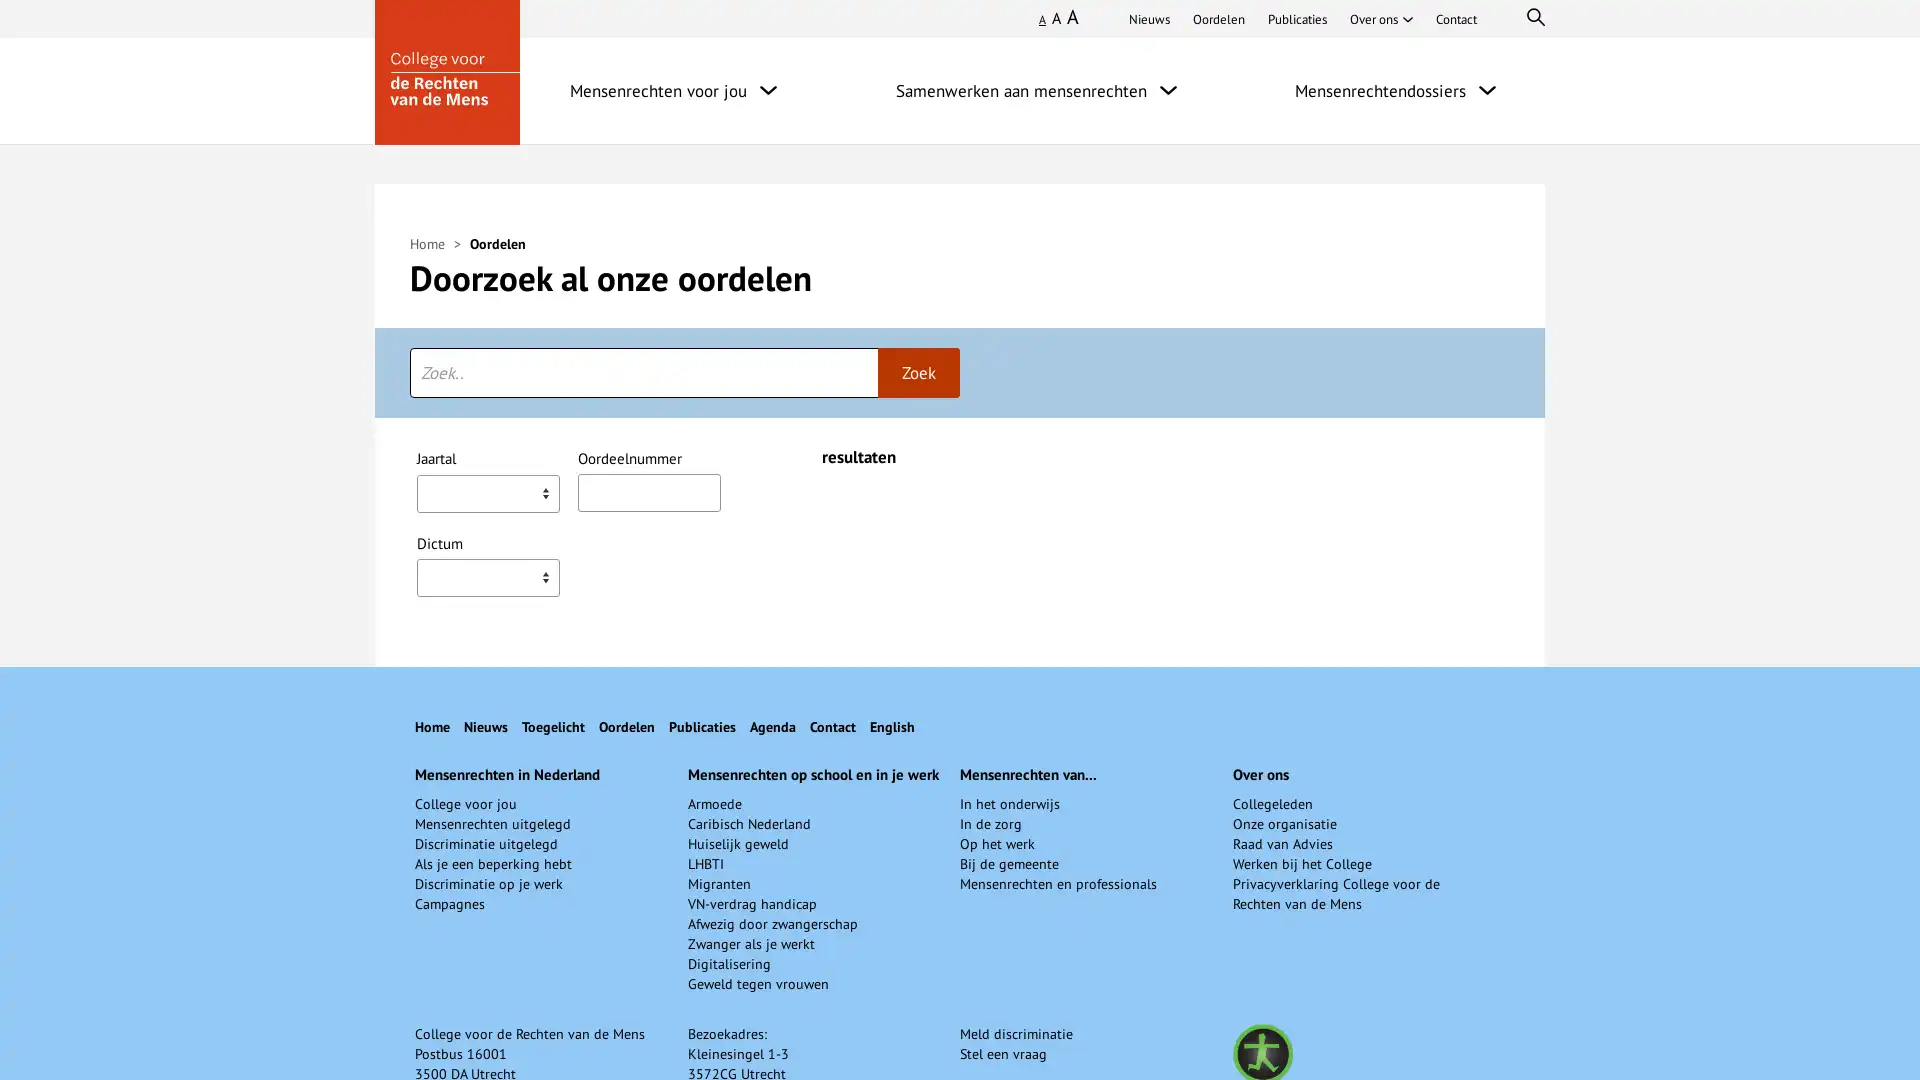  What do you see at coordinates (979, 652) in the screenshot?
I see `Arbeid - Arbeidsomstandigheden,` at bounding box center [979, 652].